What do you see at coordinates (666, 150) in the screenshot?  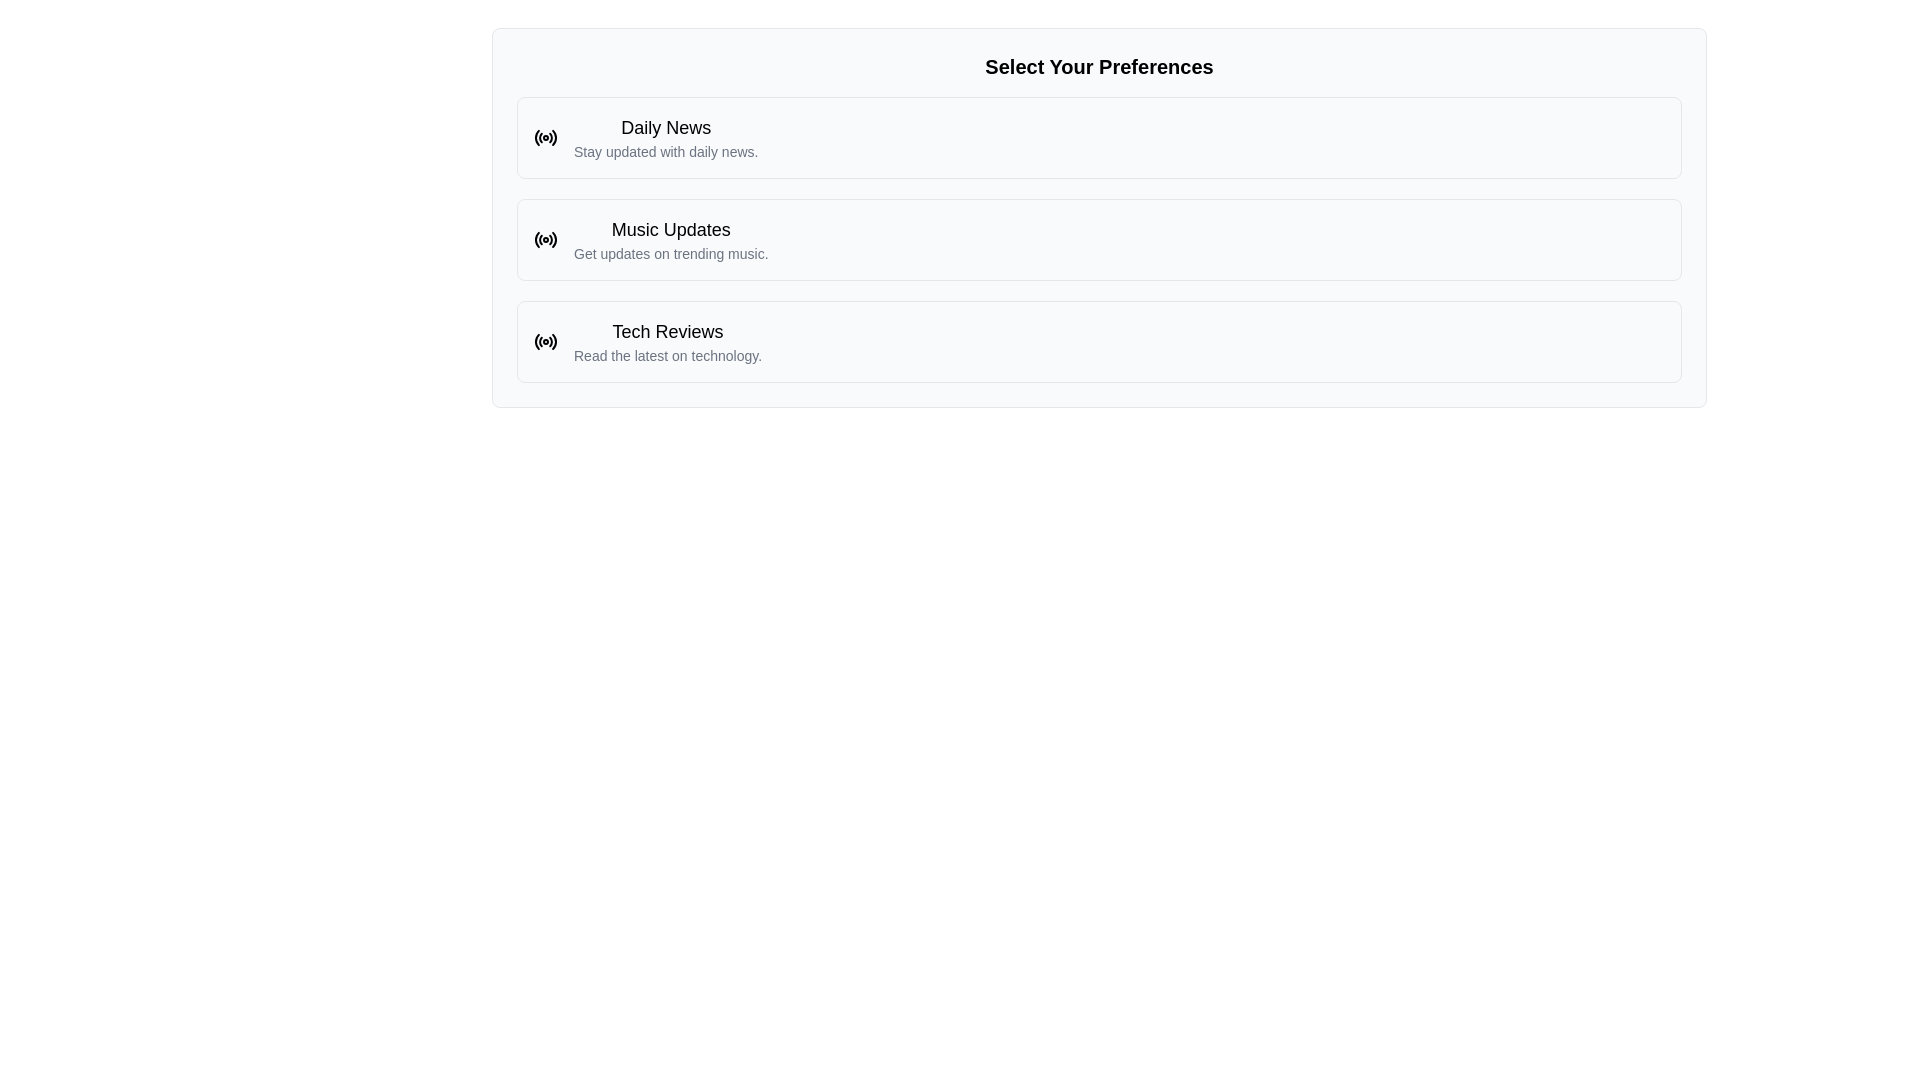 I see `the static informational text located below the 'Daily News' heading within the 'Select Your Preferences' section` at bounding box center [666, 150].